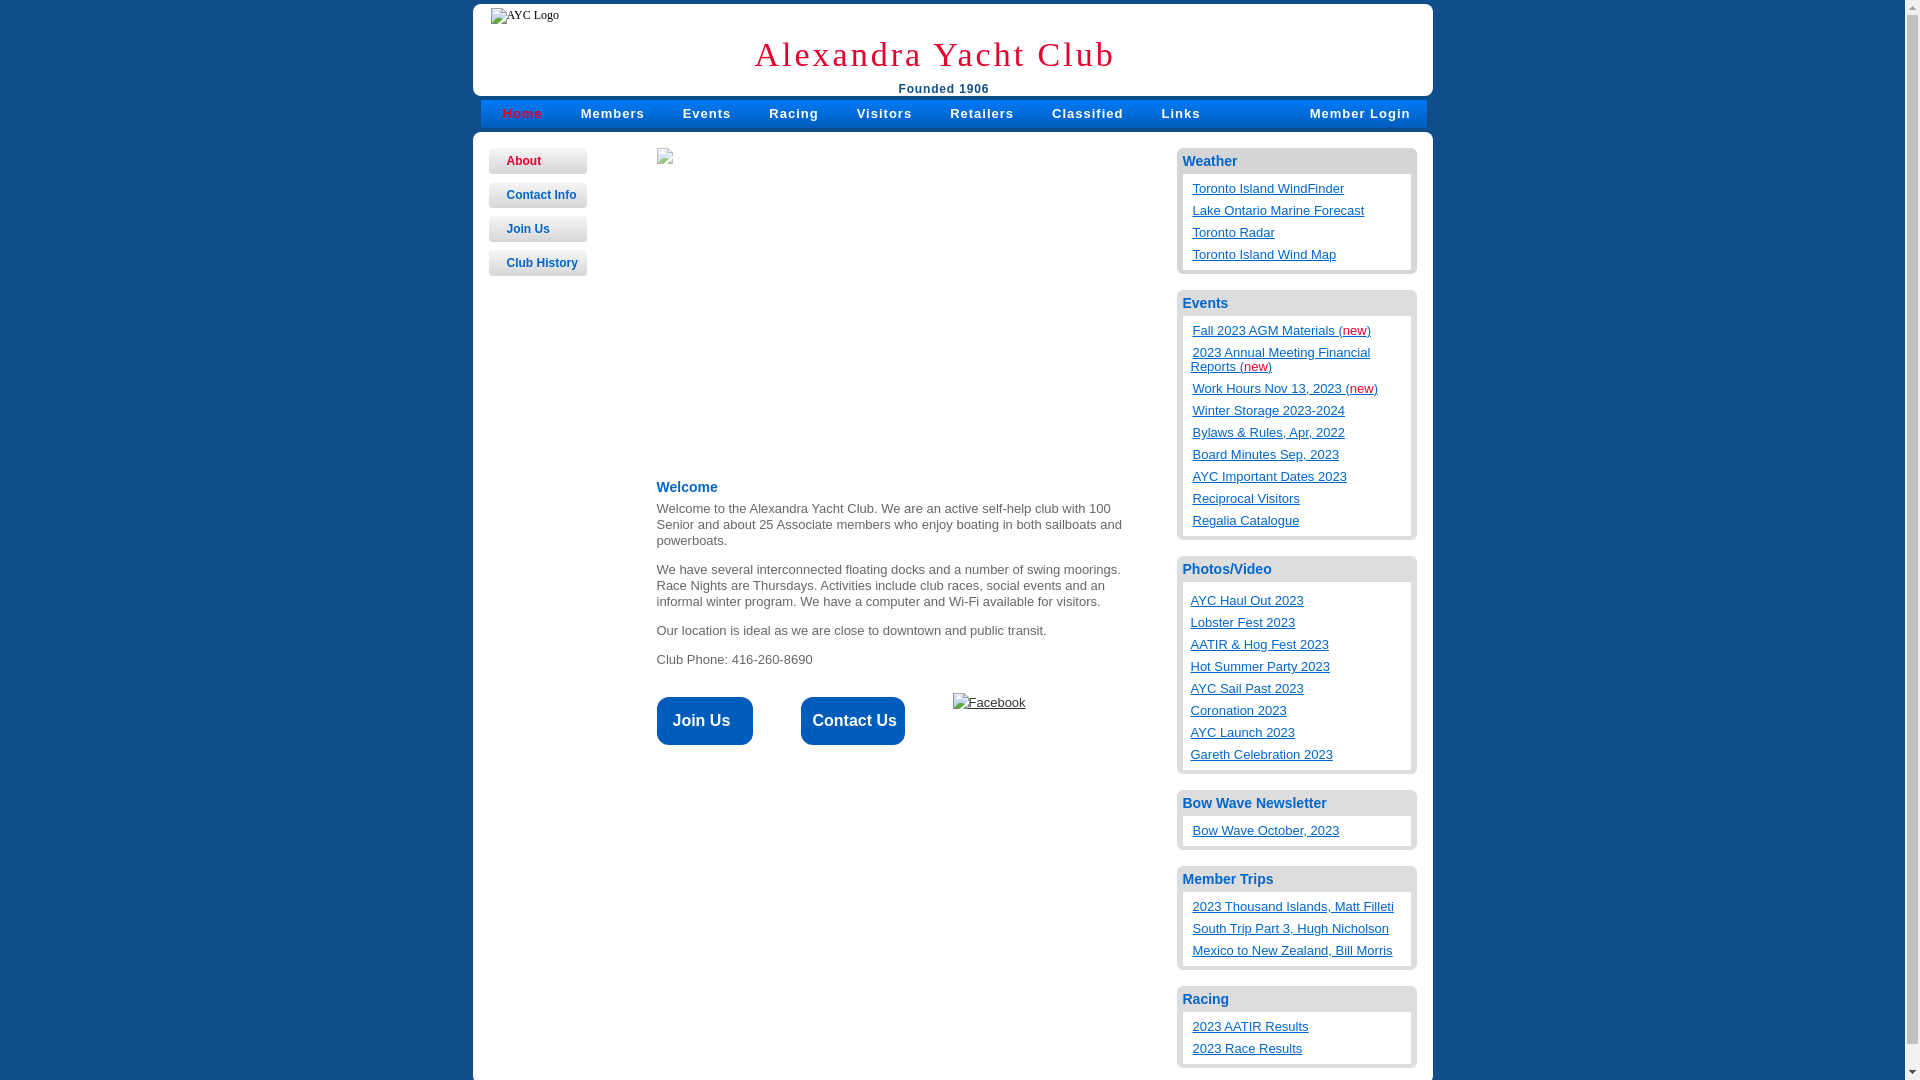 Image resolution: width=1920 pixels, height=1080 pixels. Describe the element at coordinates (488, 160) in the screenshot. I see `'About'` at that location.